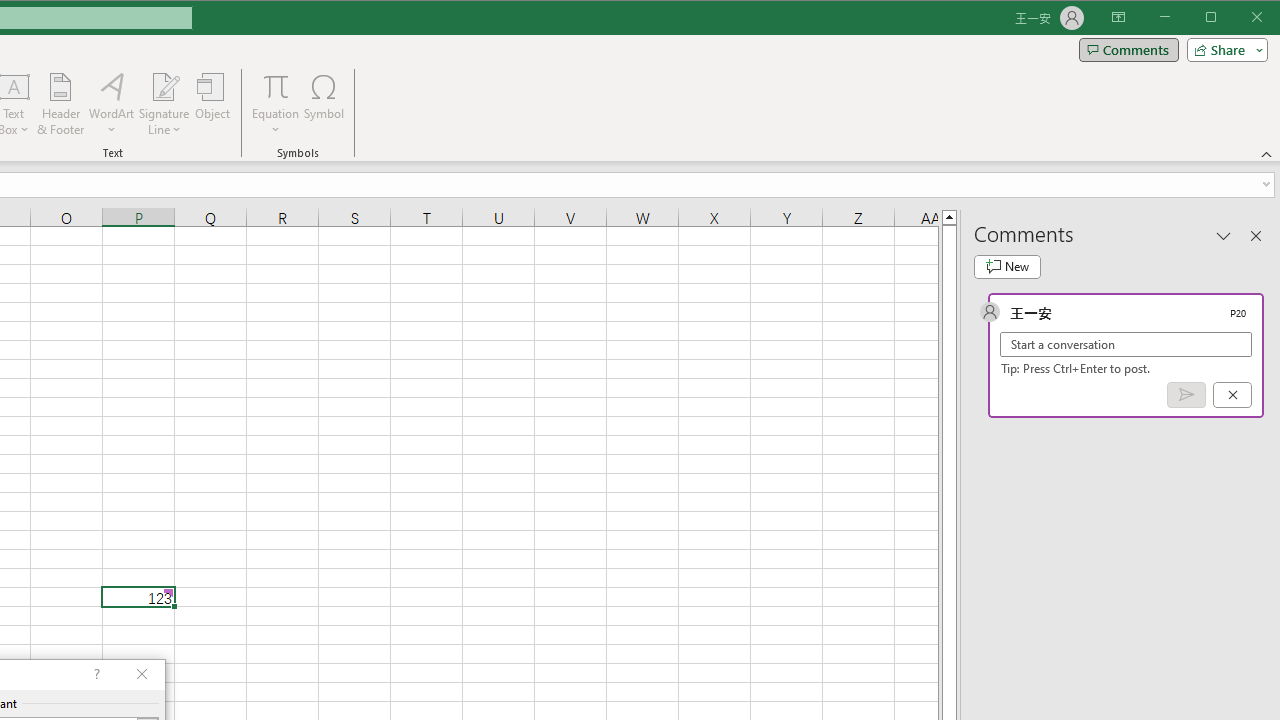 The height and width of the screenshot is (720, 1280). What do you see at coordinates (274, 85) in the screenshot?
I see `'Equation'` at bounding box center [274, 85].